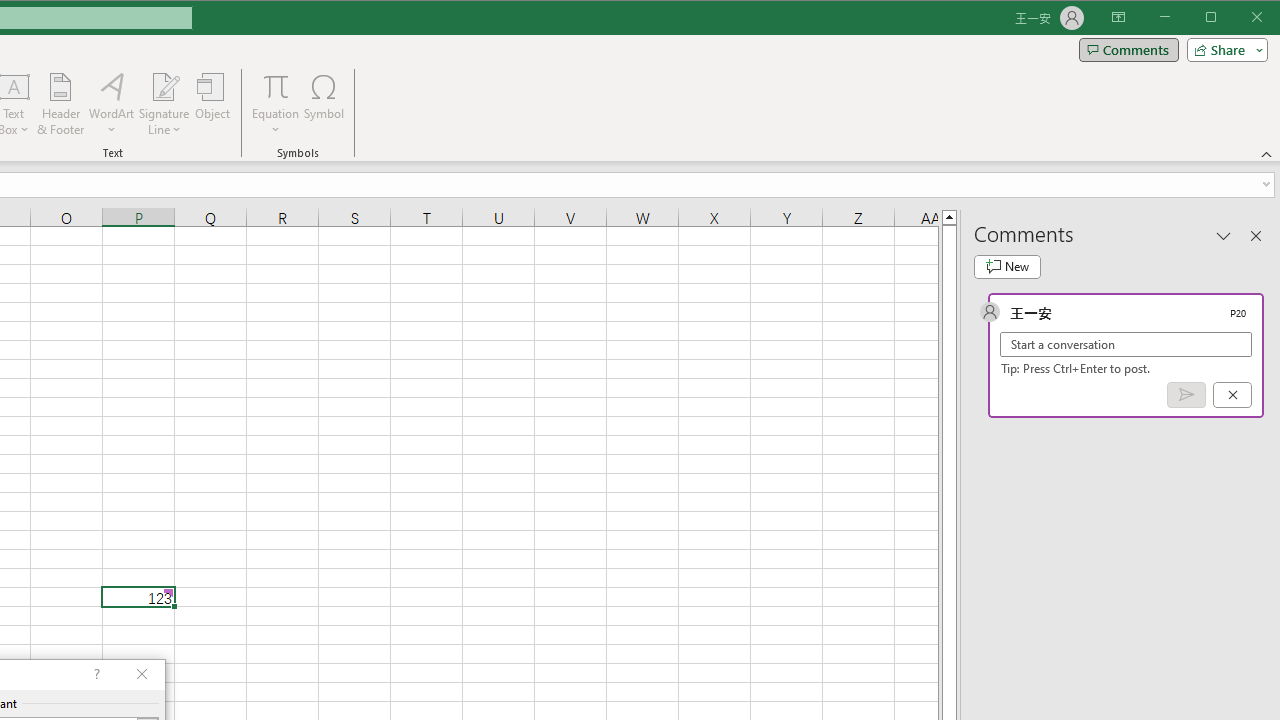 The height and width of the screenshot is (720, 1280). What do you see at coordinates (274, 85) in the screenshot?
I see `'Equation'` at bounding box center [274, 85].